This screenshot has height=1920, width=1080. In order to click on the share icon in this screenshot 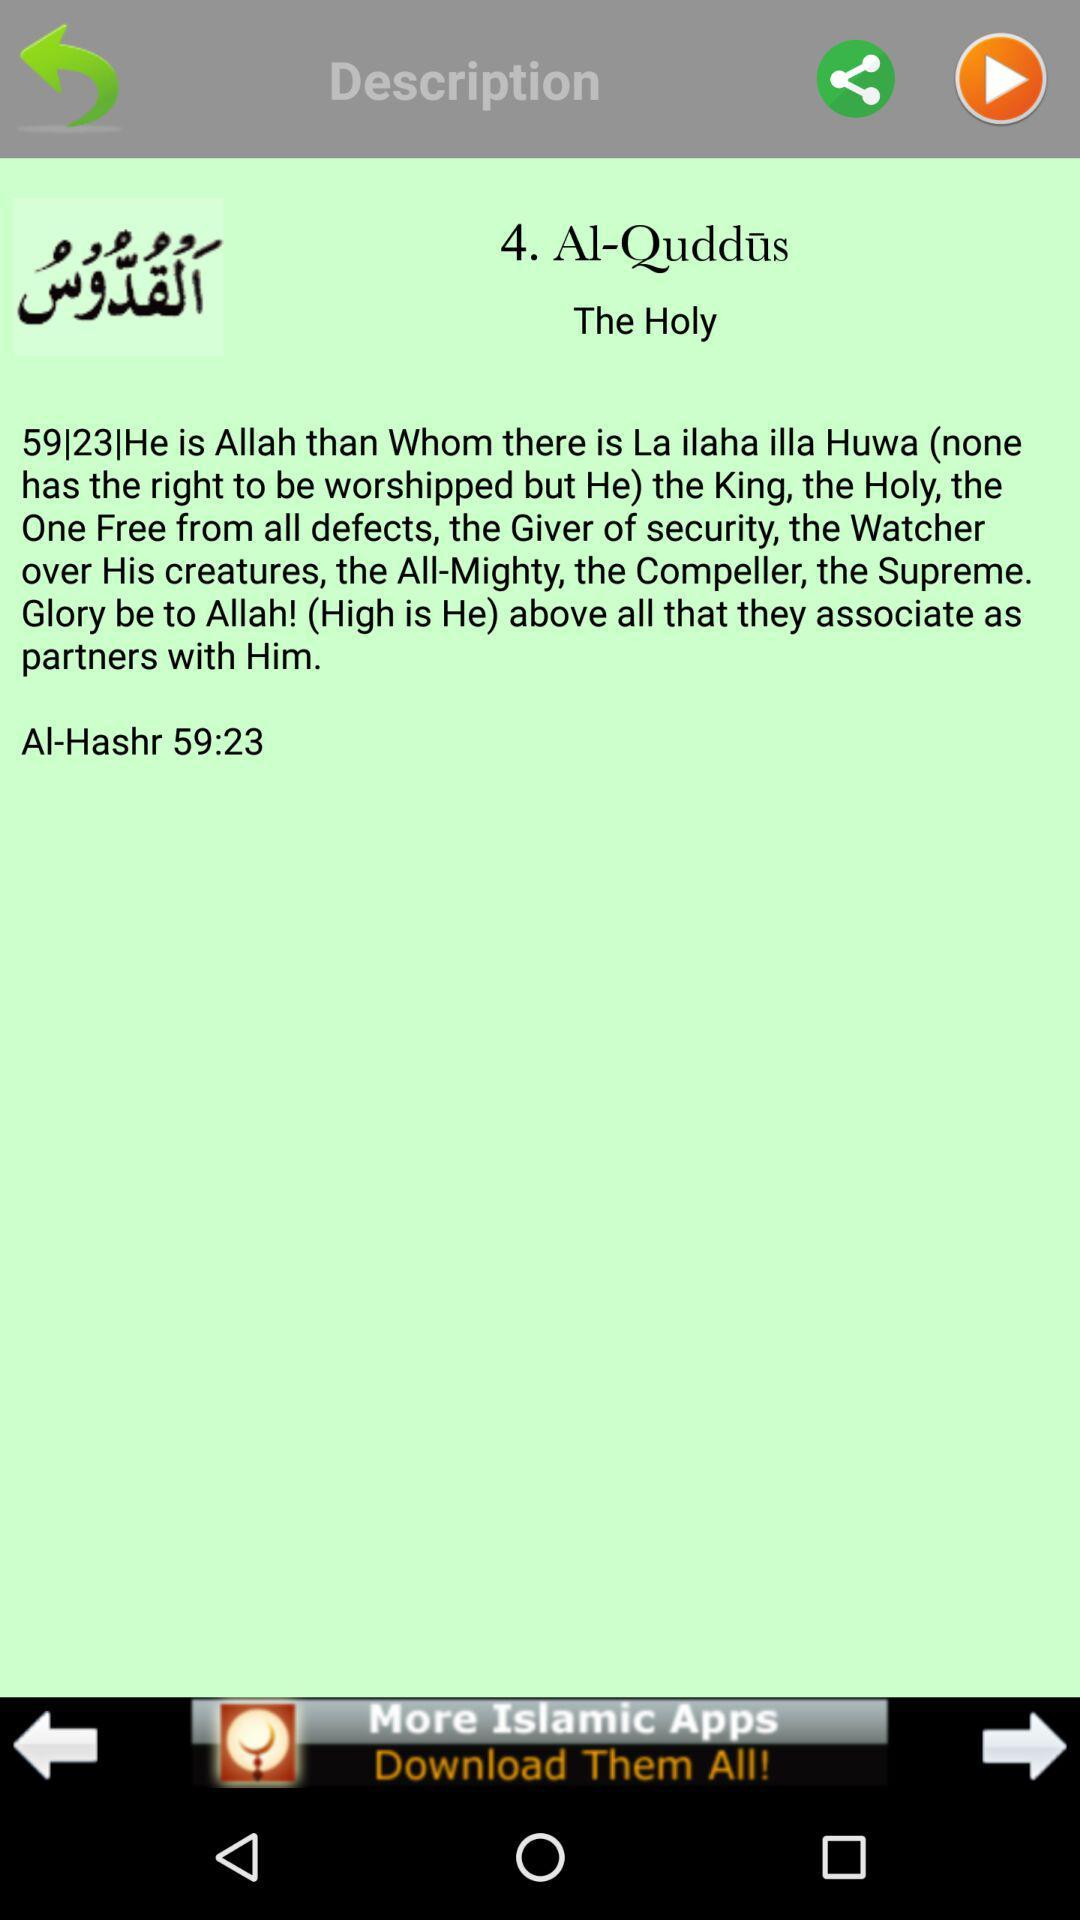, I will do `click(855, 83)`.